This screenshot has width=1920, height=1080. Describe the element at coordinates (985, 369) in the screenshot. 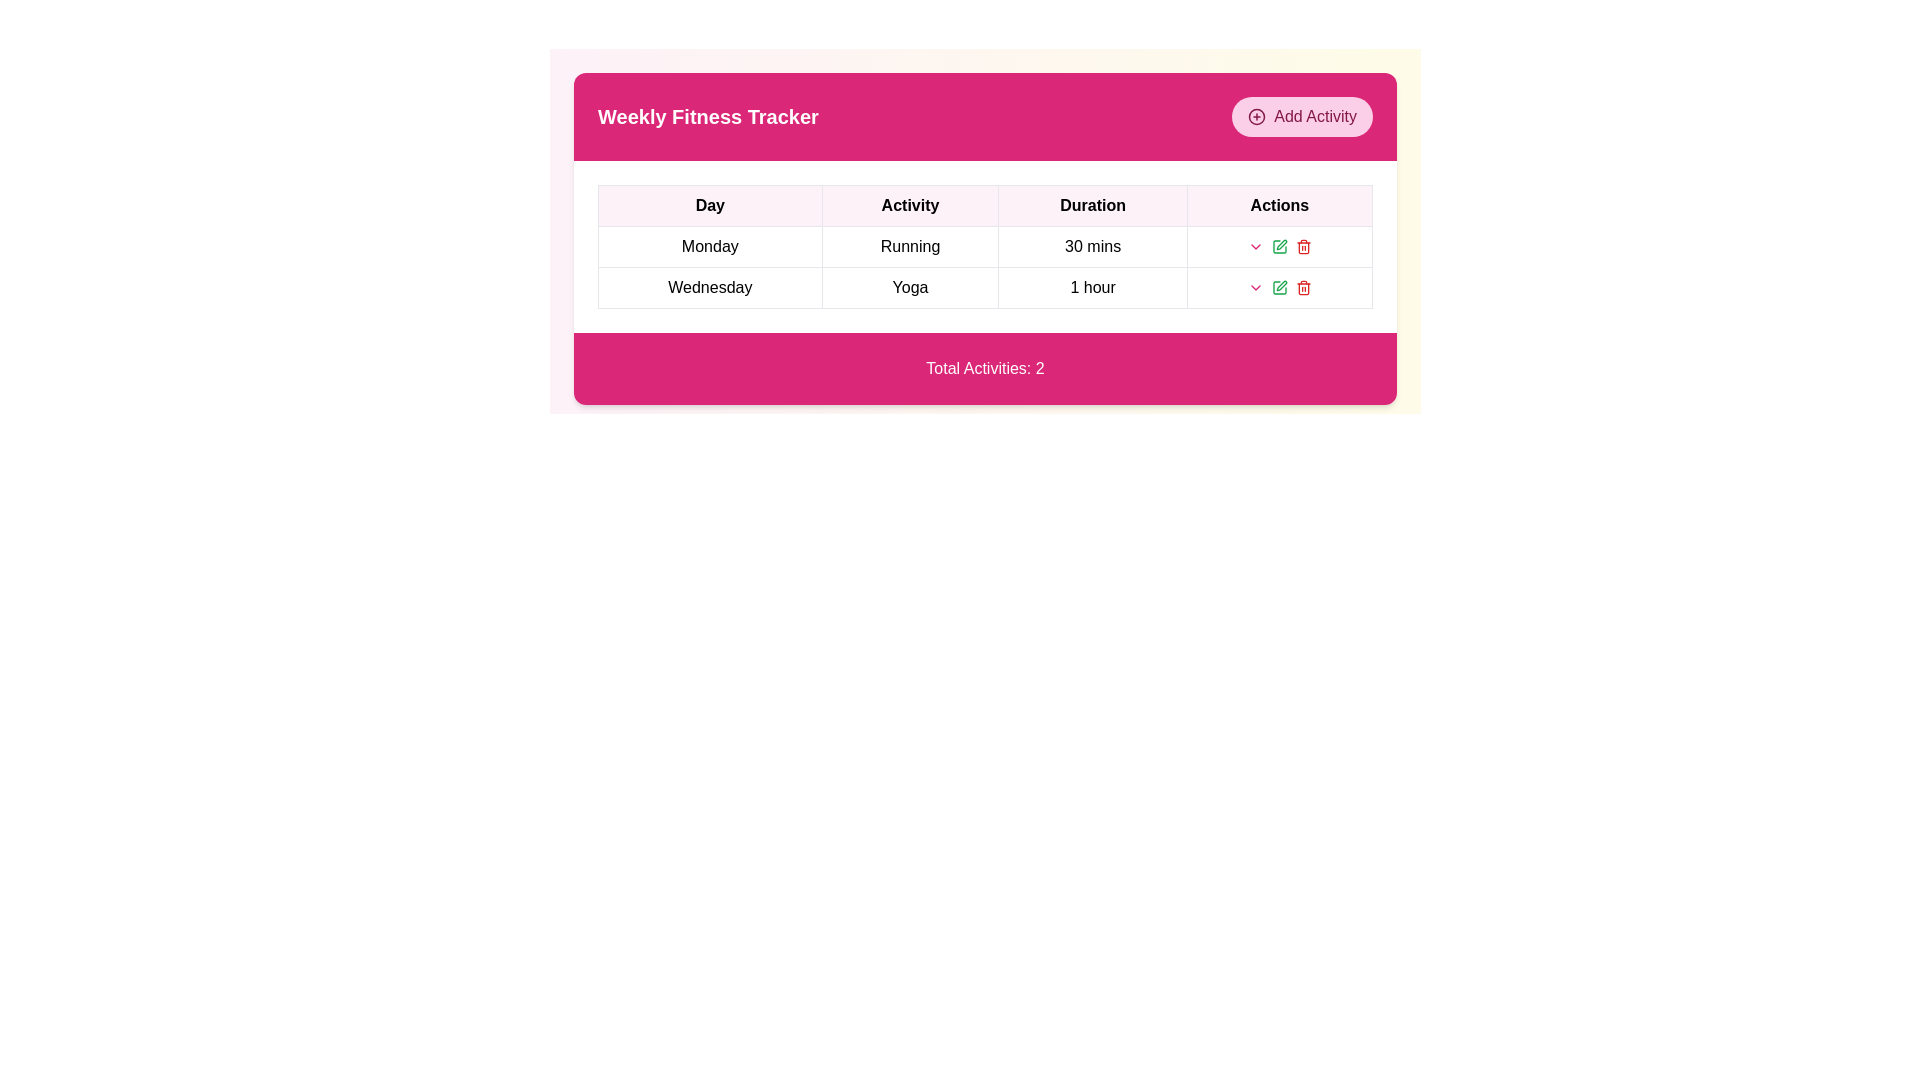

I see `the Informational Text Section that displays the total number of activities logged within the Weekly Fitness Tracker, located at the bottom of the section below the activities table` at that location.